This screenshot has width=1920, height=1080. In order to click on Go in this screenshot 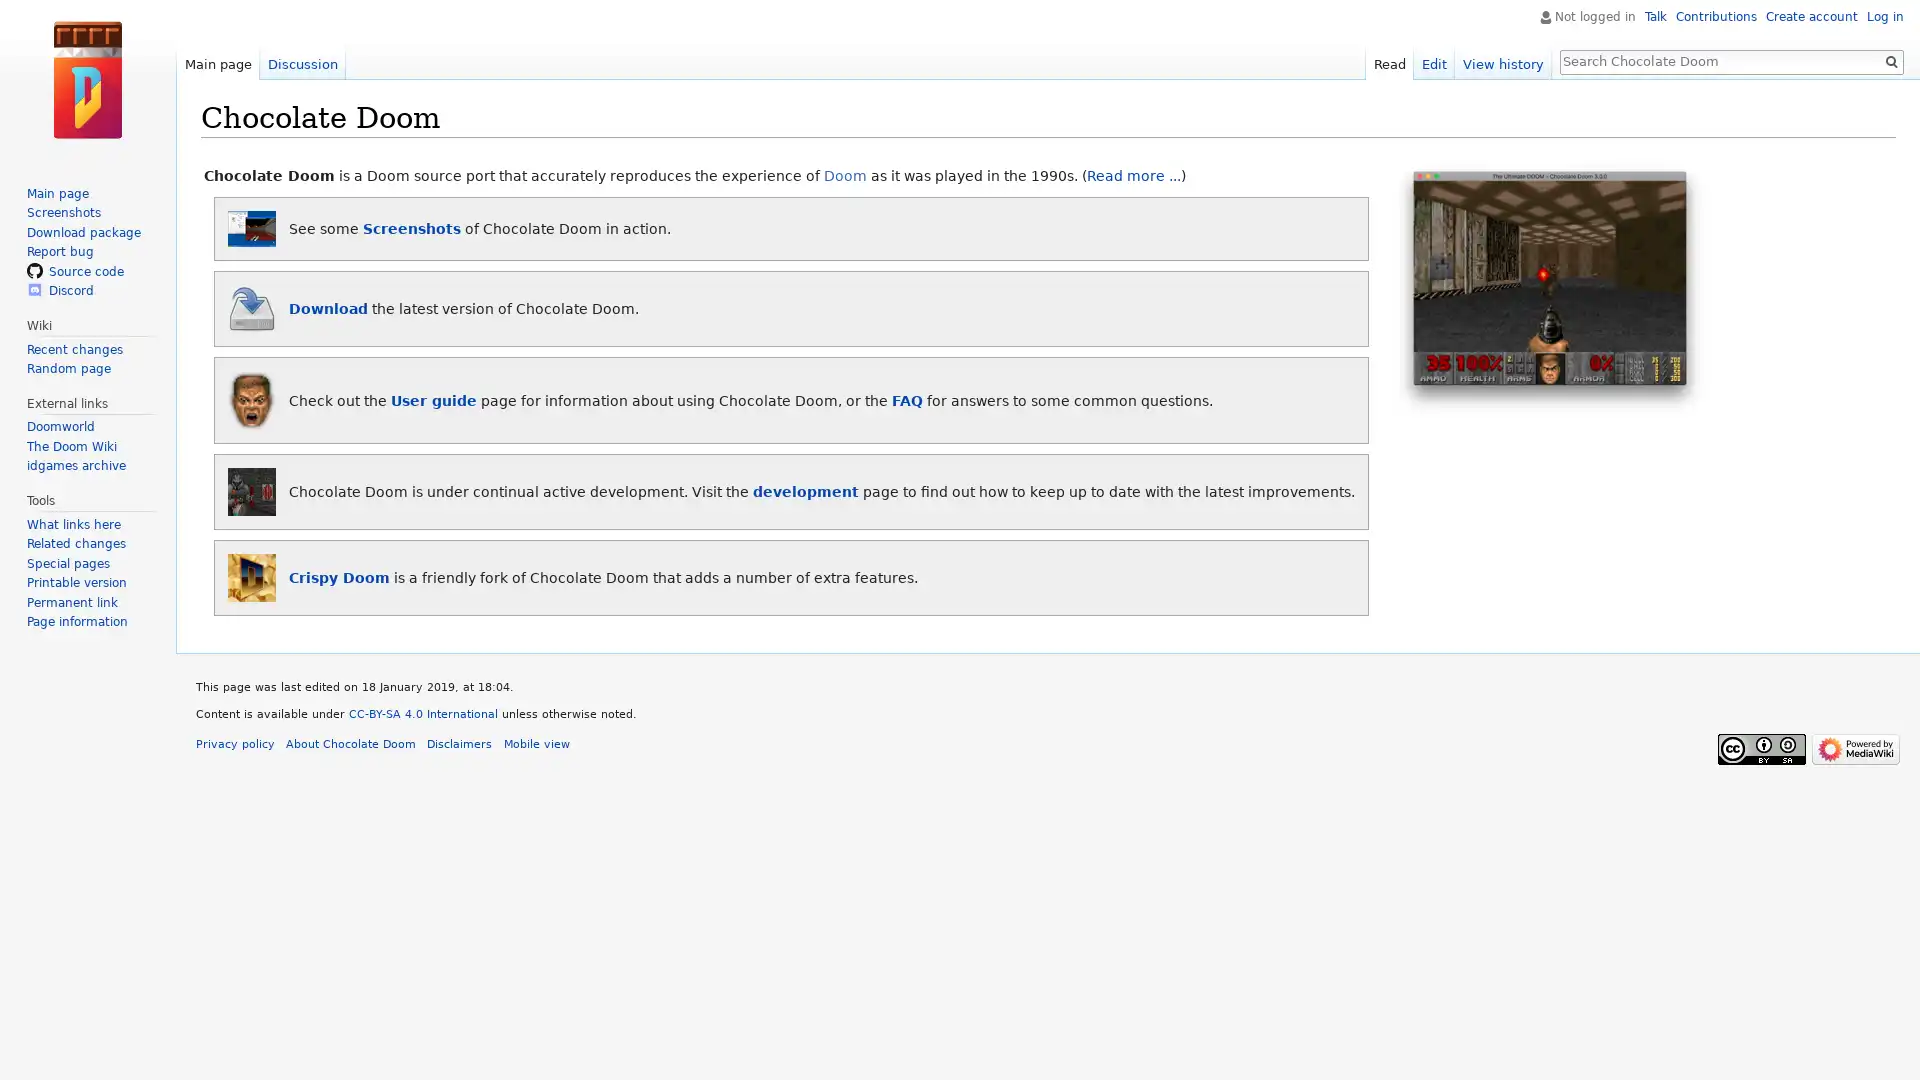, I will do `click(1890, 60)`.